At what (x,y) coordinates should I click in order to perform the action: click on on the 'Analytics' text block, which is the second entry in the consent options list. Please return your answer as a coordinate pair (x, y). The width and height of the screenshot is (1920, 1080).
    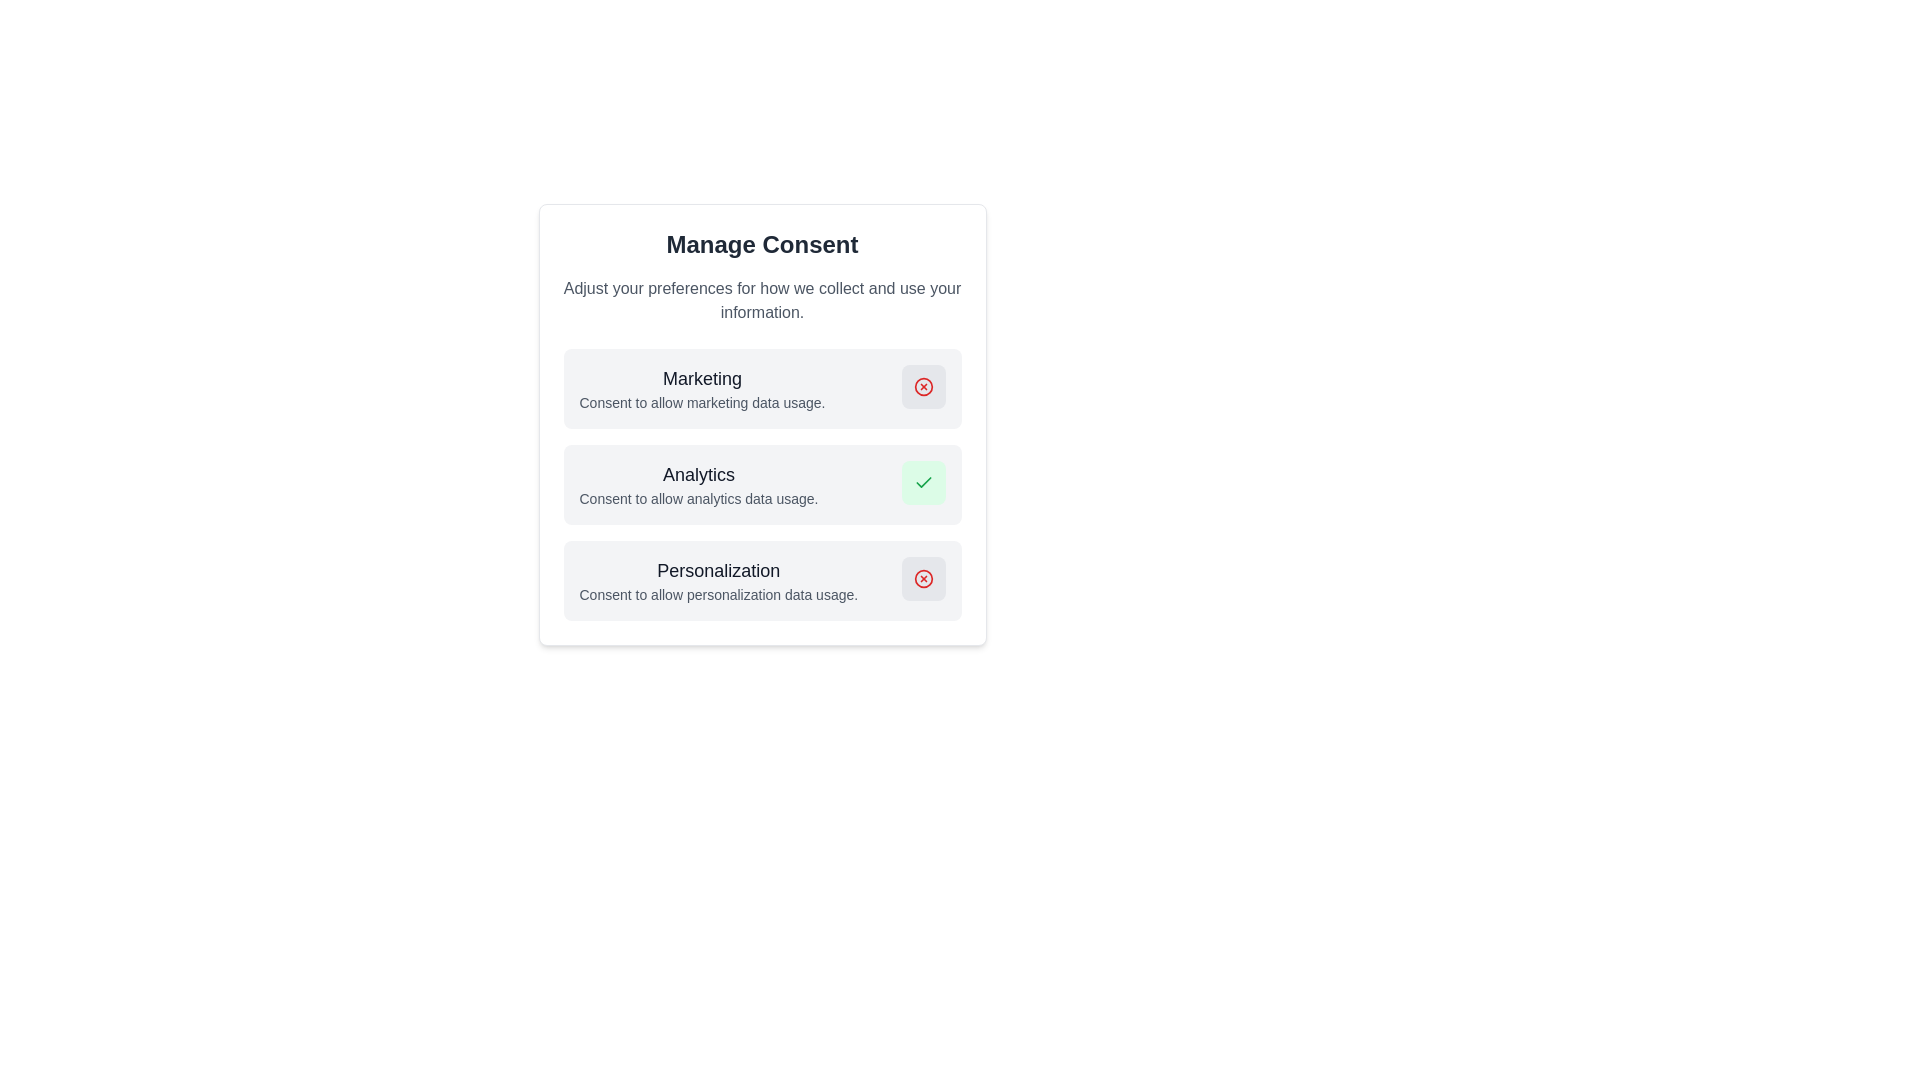
    Looking at the image, I should click on (698, 485).